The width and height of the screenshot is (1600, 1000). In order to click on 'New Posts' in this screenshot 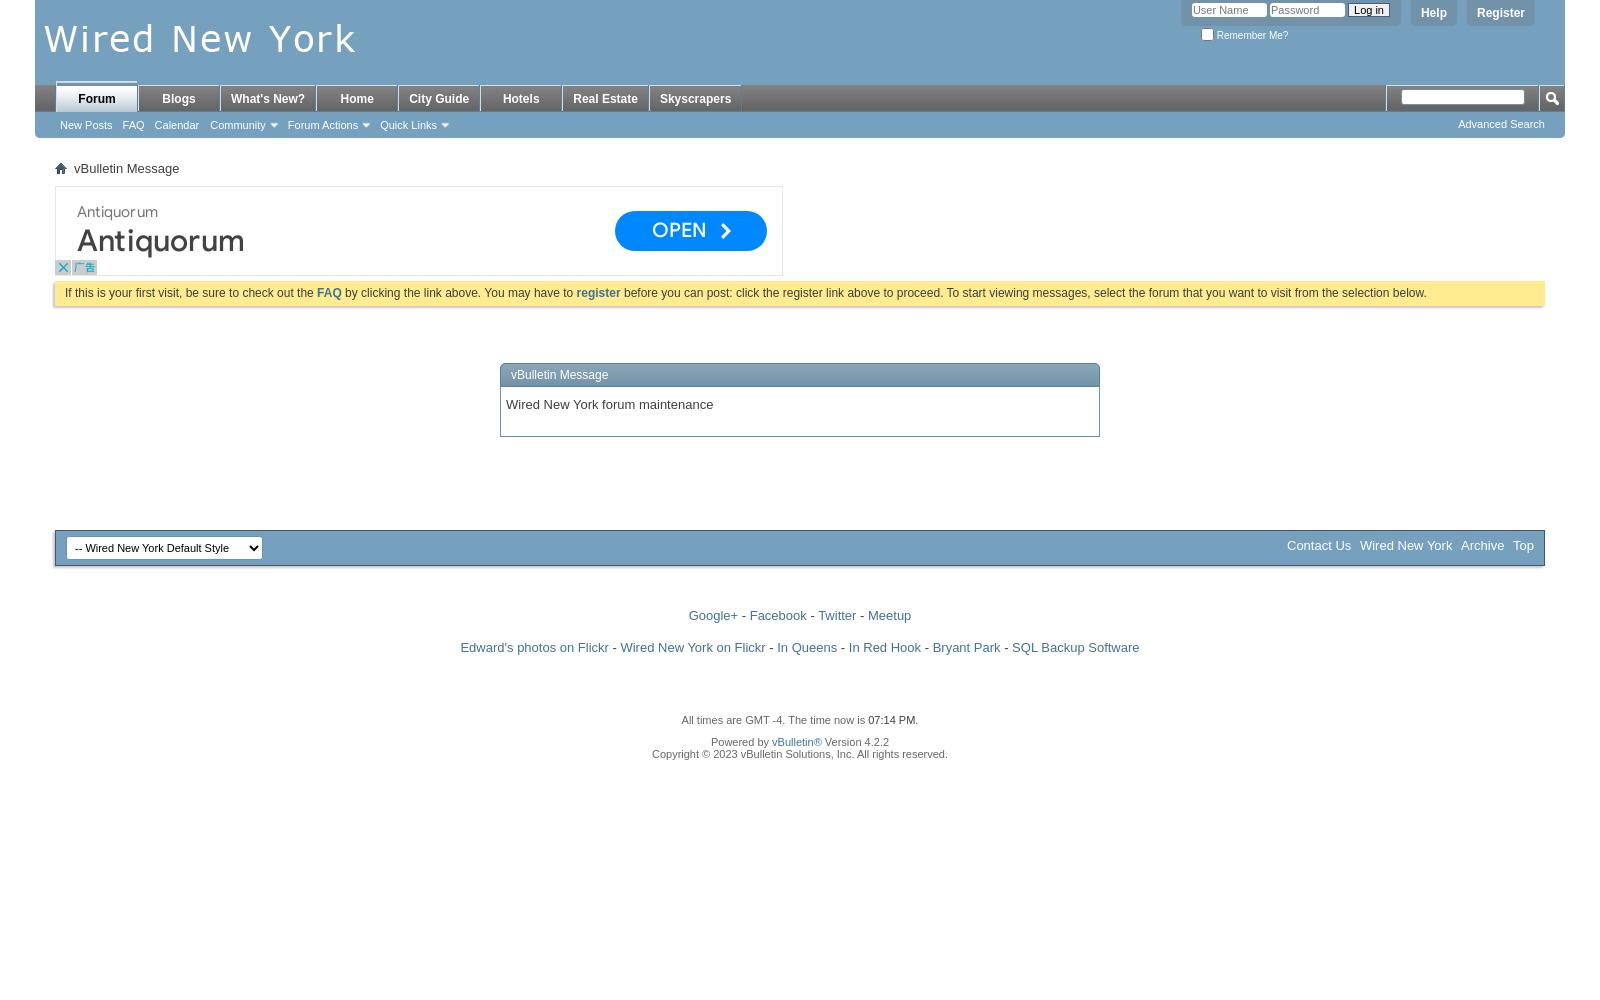, I will do `click(59, 125)`.